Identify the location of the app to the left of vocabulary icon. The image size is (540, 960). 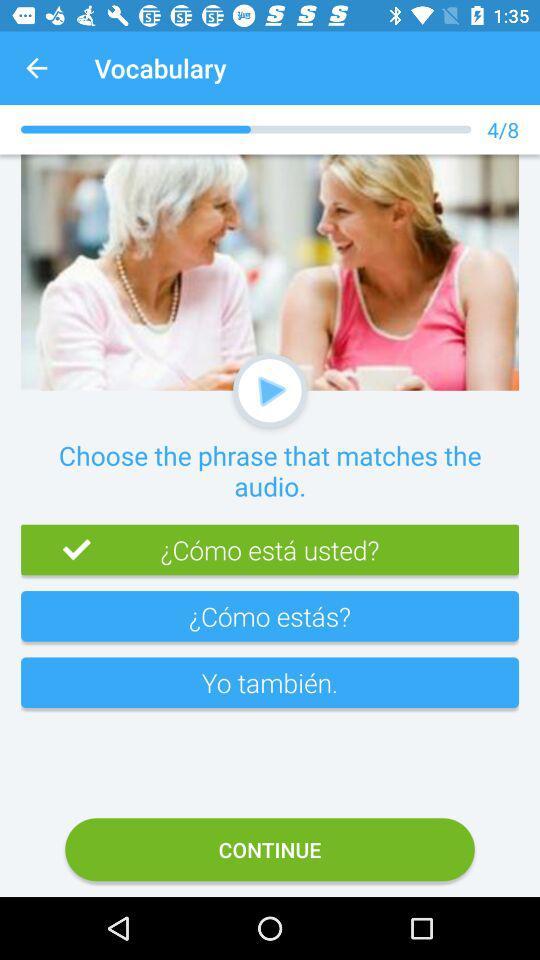
(36, 68).